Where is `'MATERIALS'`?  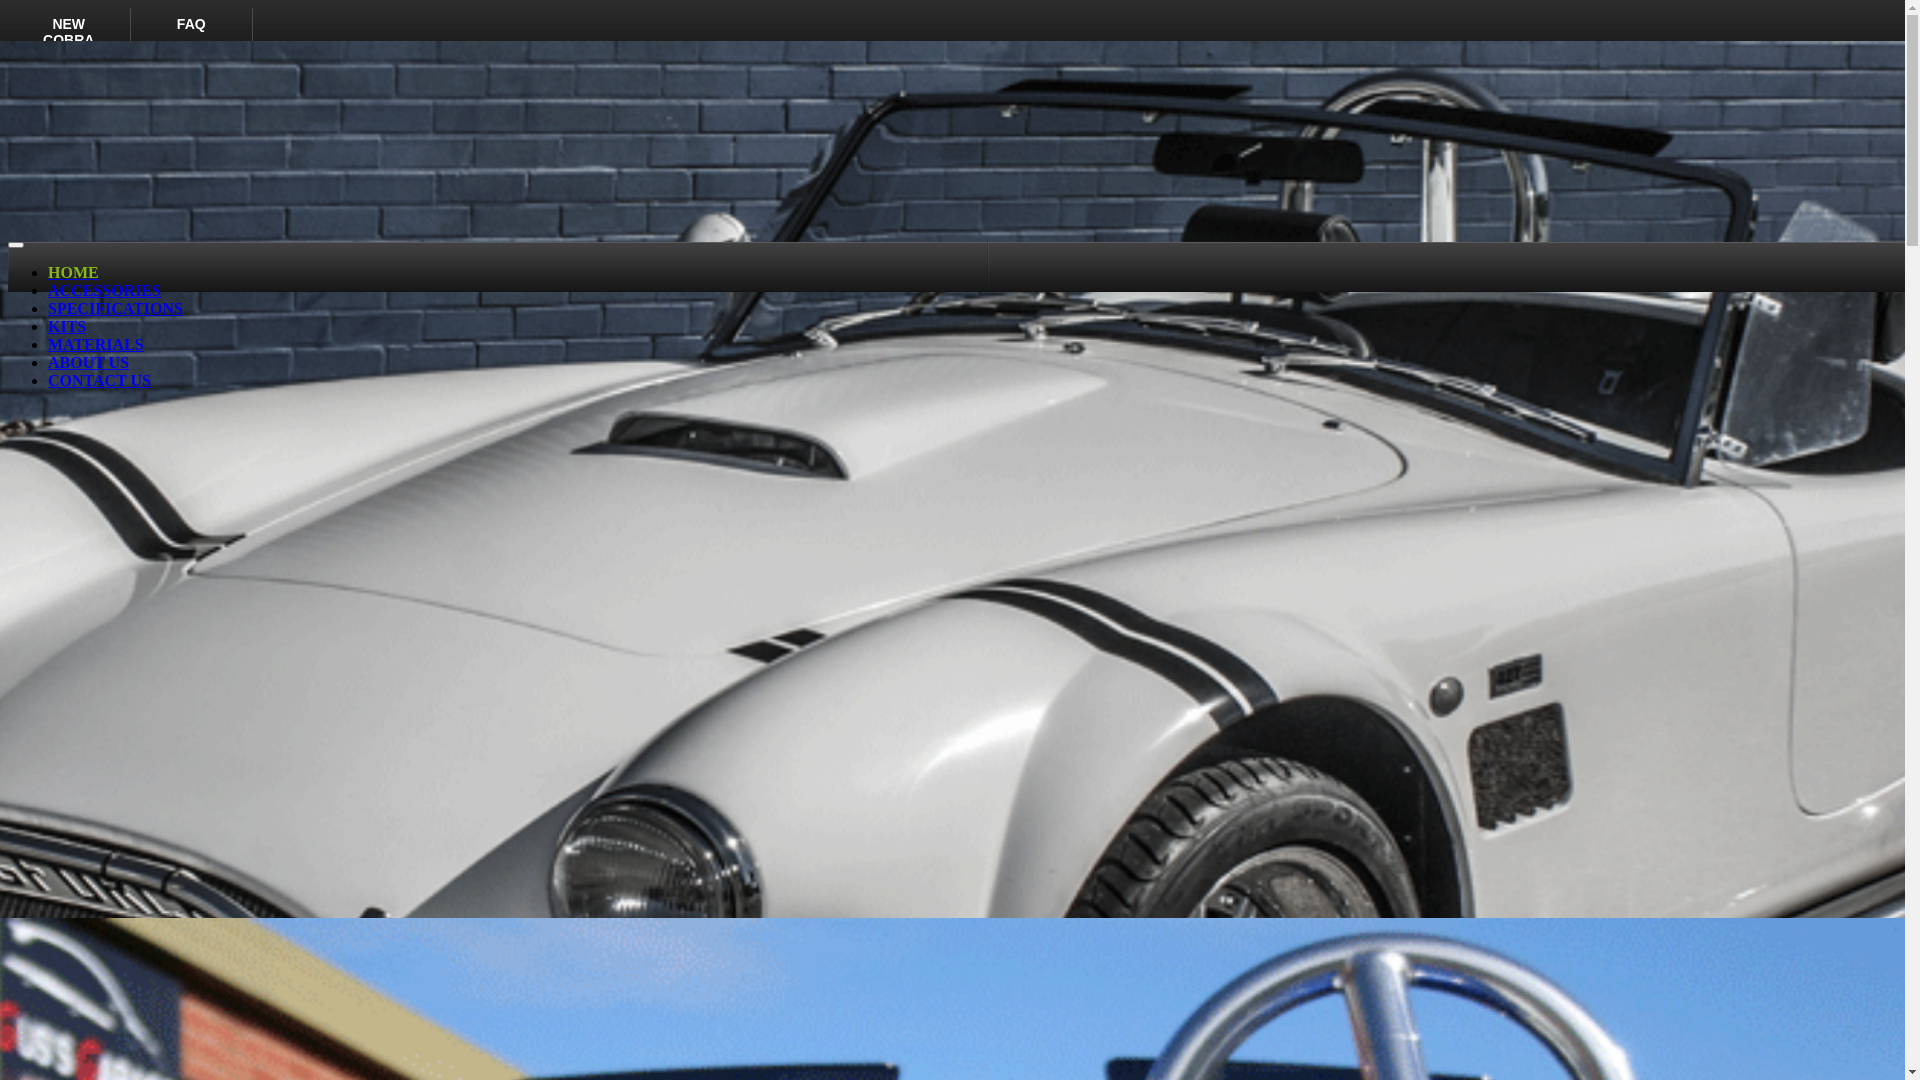 'MATERIALS' is located at coordinates (95, 343).